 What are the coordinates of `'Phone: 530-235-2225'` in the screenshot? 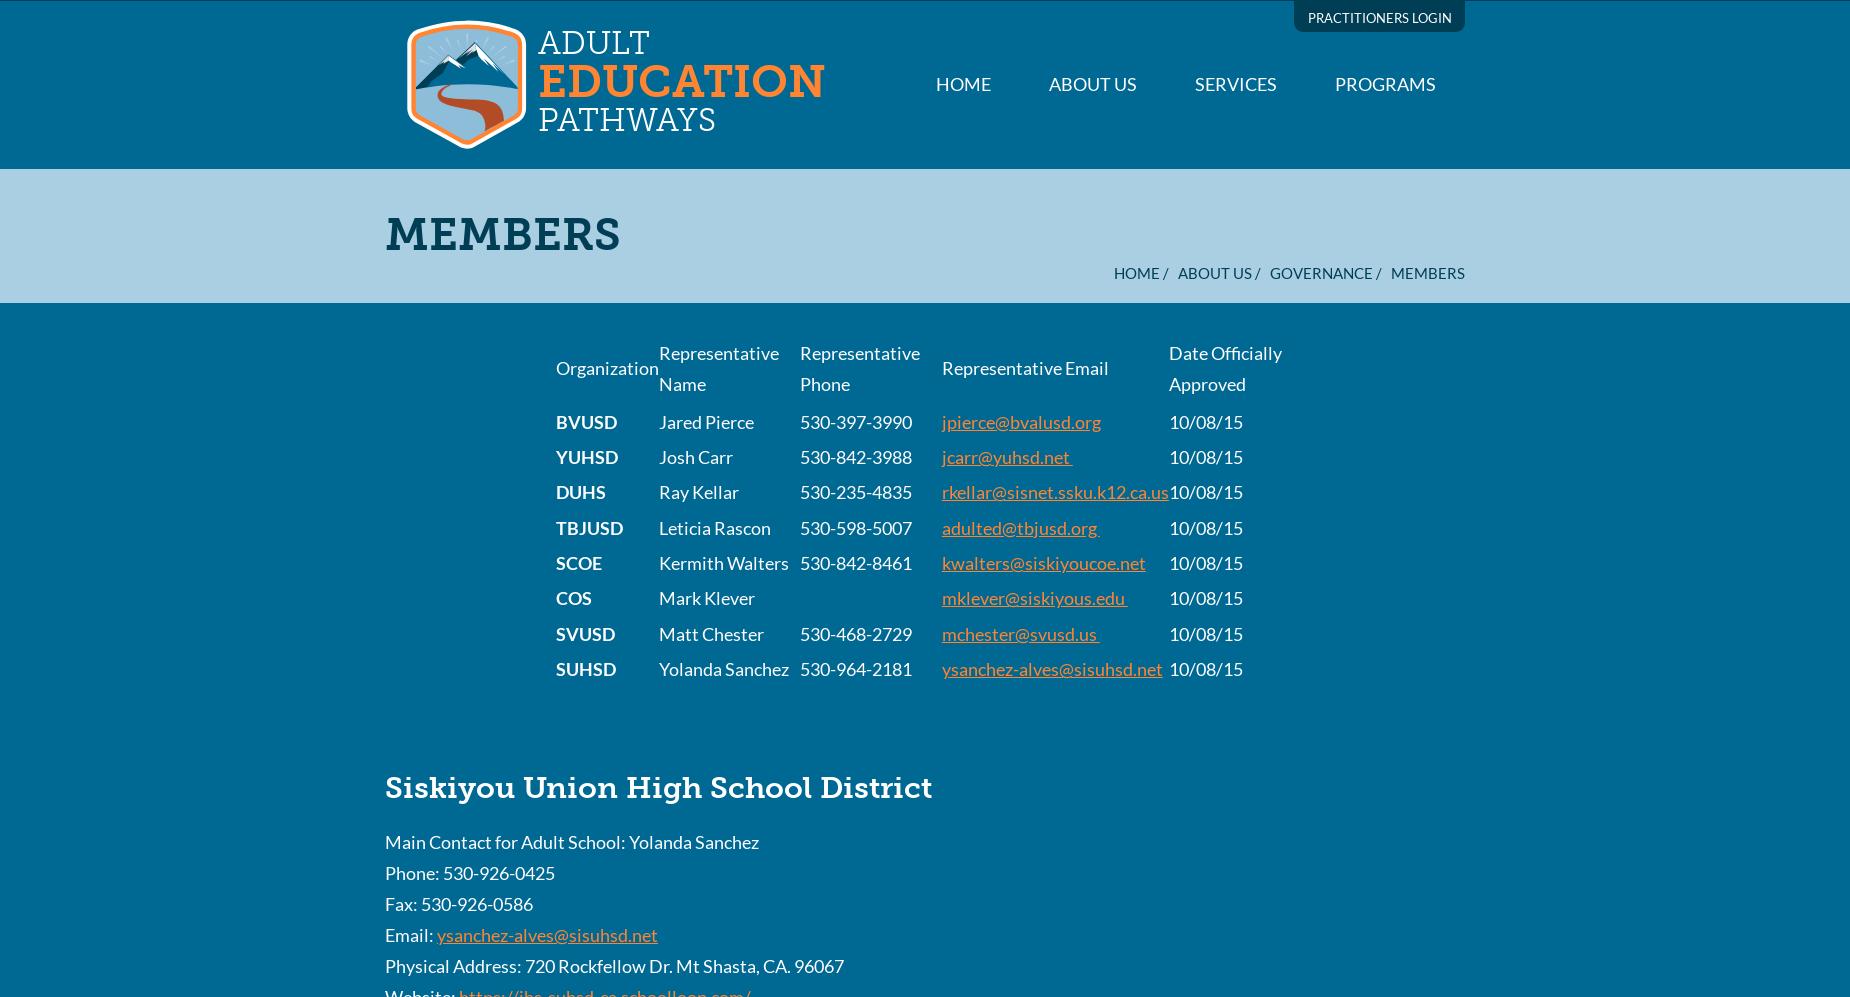 It's located at (470, 316).